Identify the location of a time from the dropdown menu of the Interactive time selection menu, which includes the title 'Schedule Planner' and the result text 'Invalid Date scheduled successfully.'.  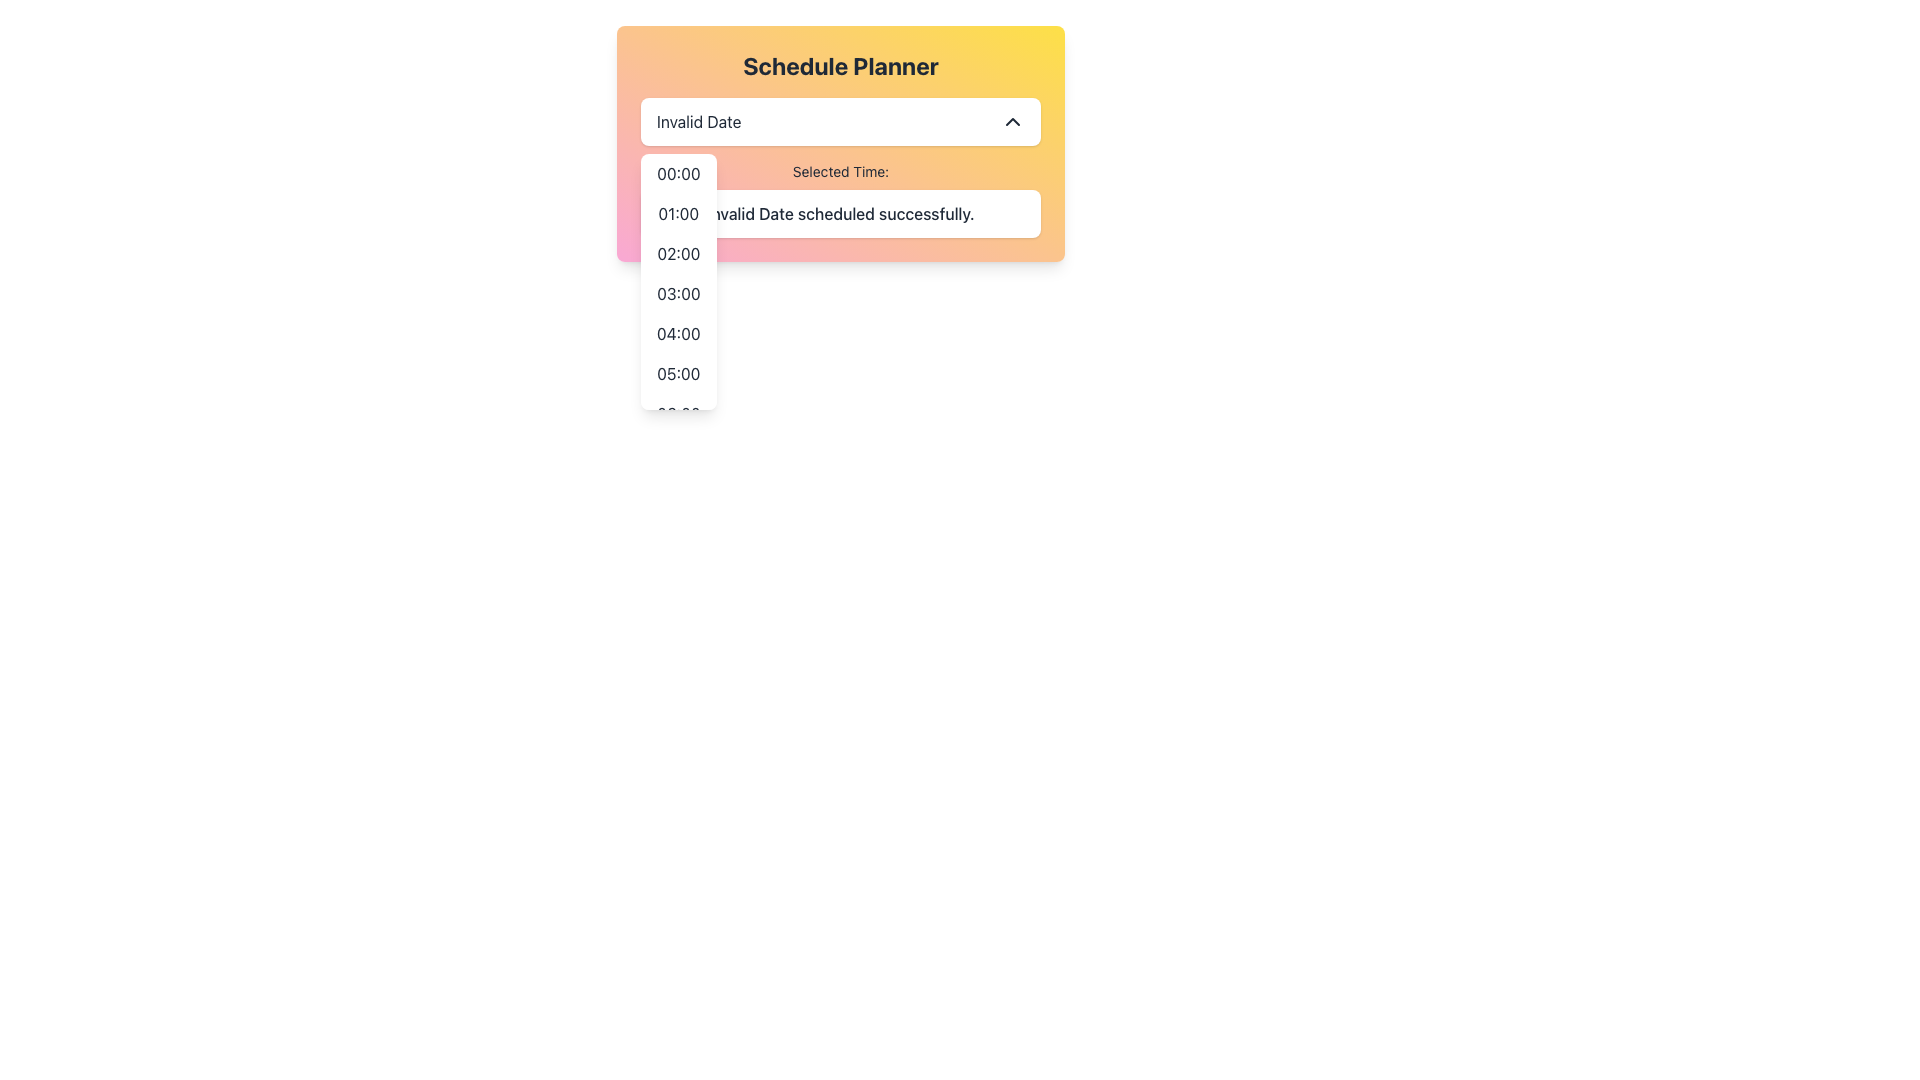
(840, 142).